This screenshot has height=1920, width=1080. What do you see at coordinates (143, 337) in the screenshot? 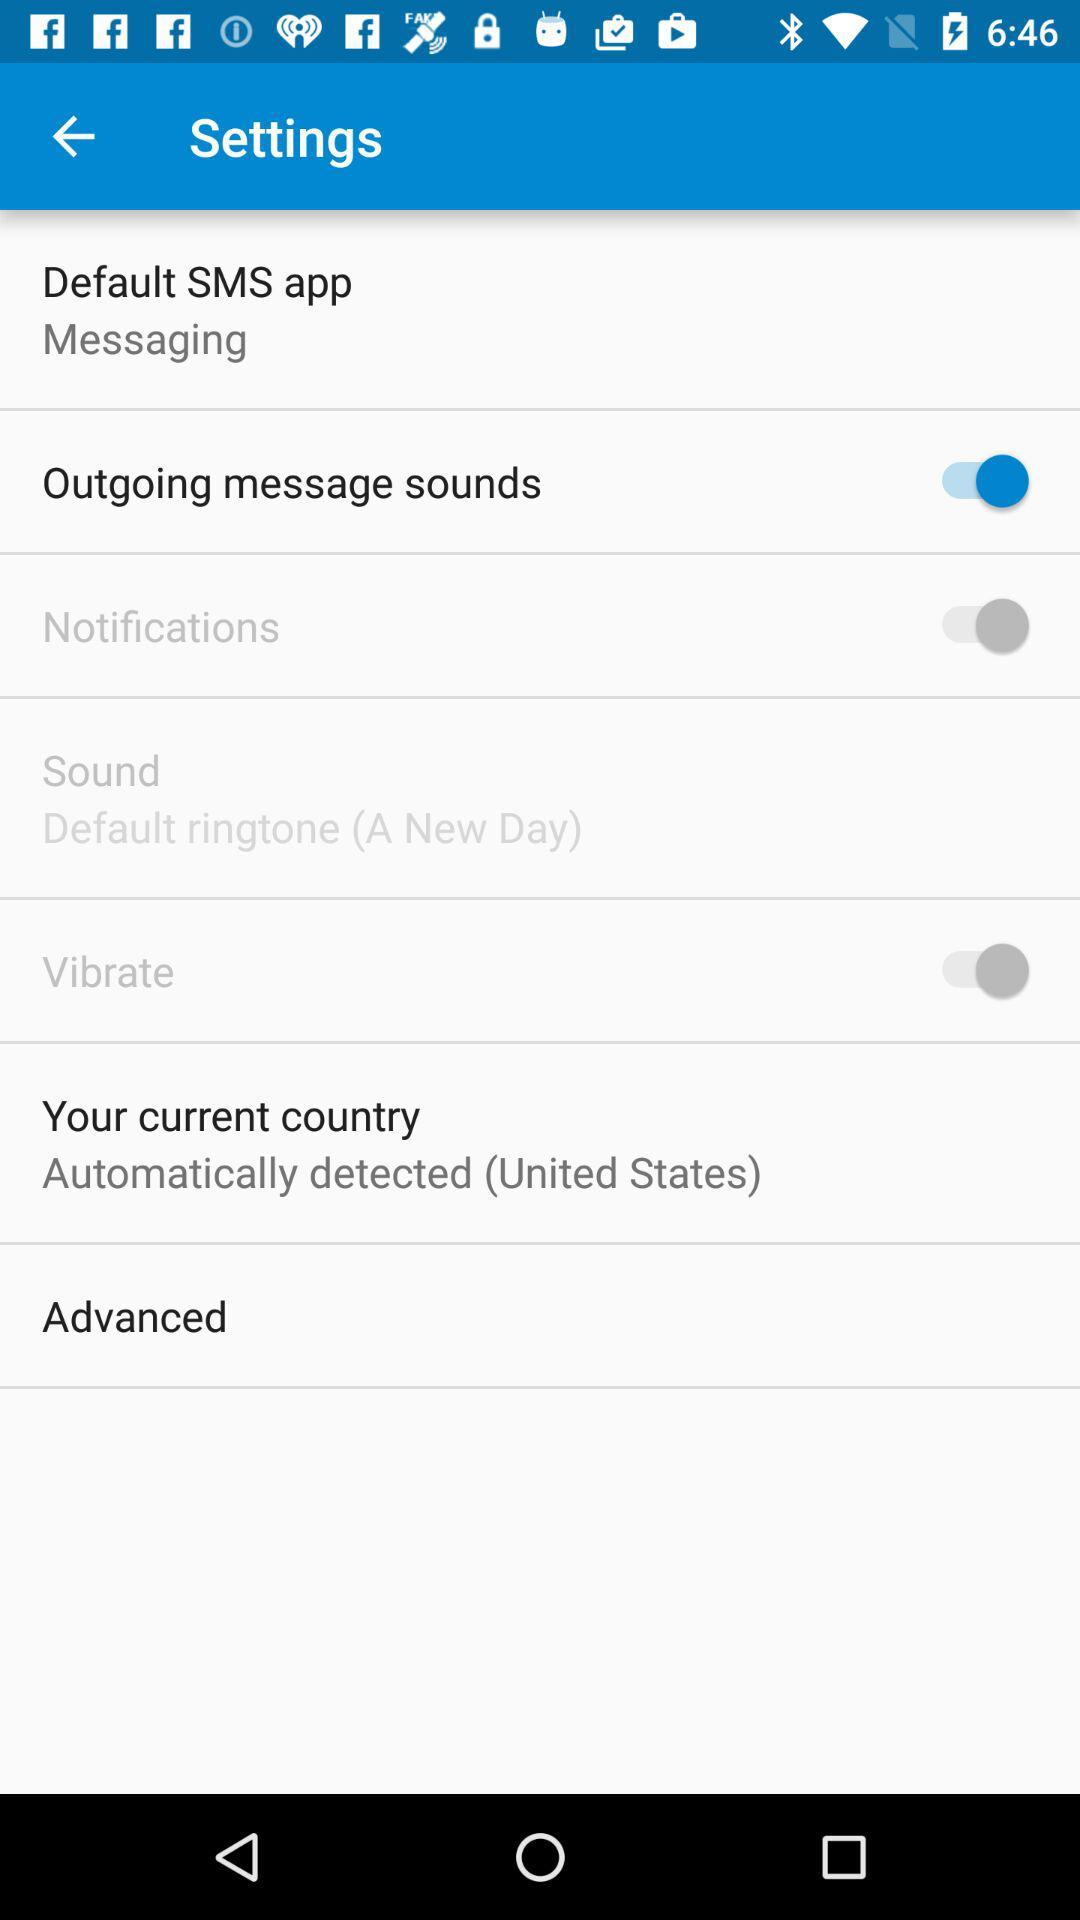
I see `the item above the outgoing message sounds` at bounding box center [143, 337].